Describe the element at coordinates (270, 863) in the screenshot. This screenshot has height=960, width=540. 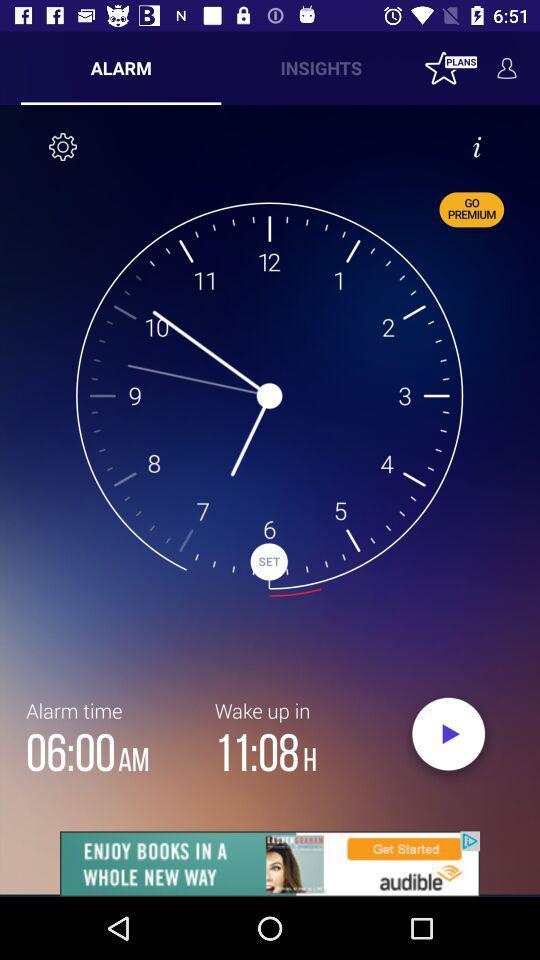
I see `open advertisement` at that location.